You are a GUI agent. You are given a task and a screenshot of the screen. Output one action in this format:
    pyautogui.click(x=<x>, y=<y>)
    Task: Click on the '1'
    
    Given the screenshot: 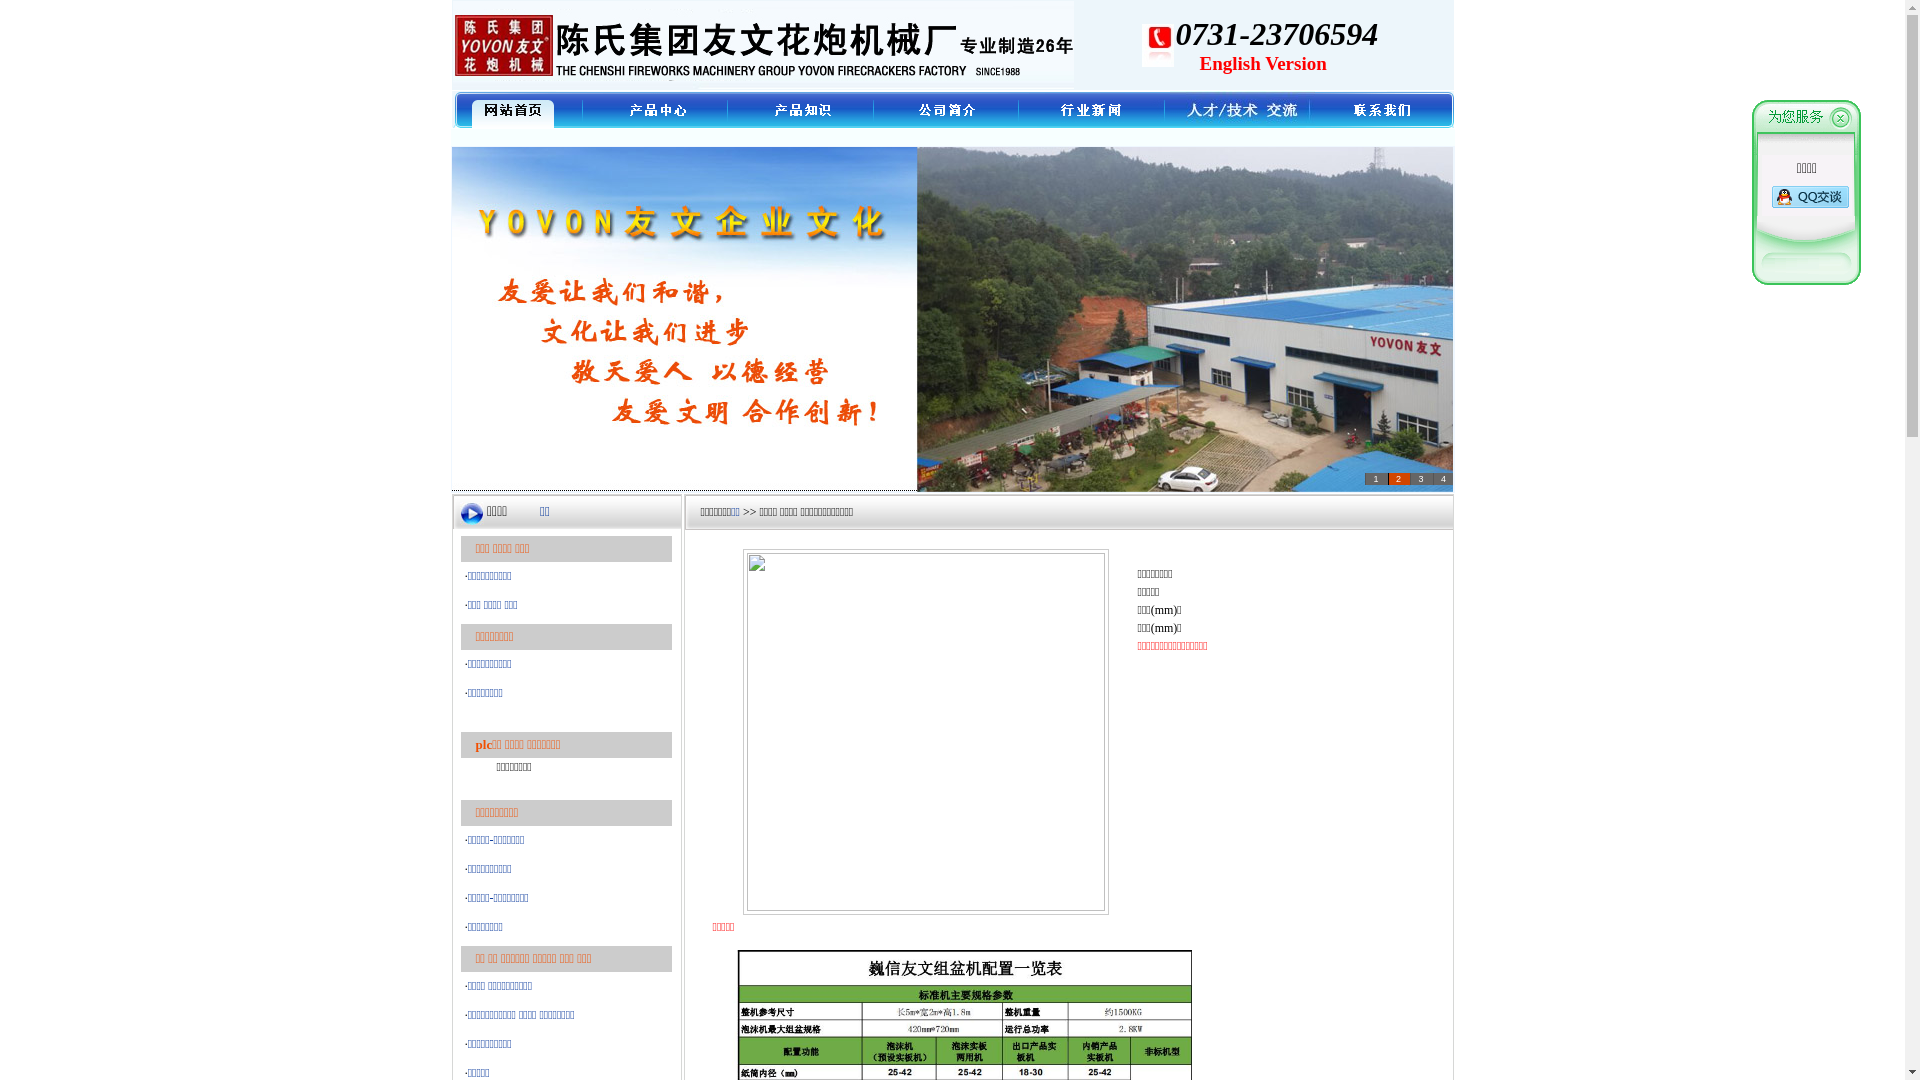 What is the action you would take?
    pyautogui.click(x=1375, y=478)
    